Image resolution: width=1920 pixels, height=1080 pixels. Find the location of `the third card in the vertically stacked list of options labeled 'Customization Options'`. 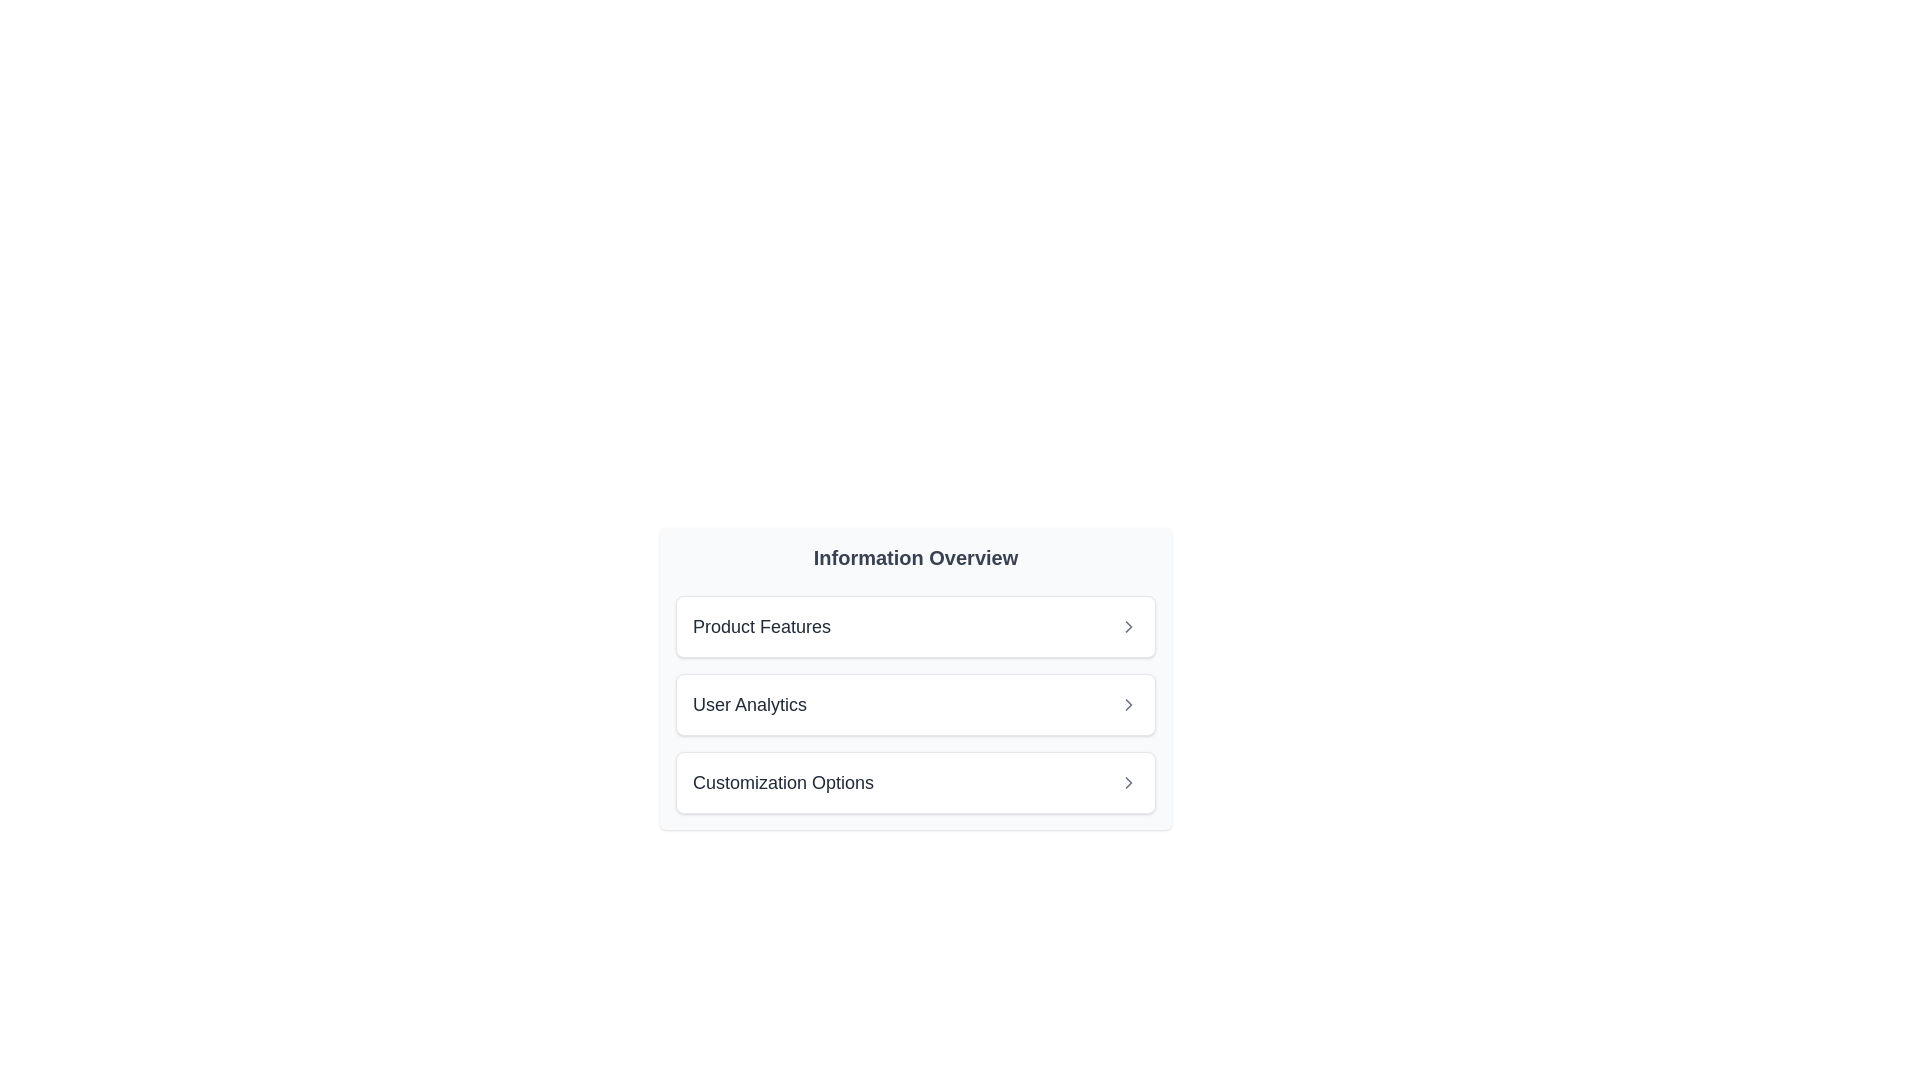

the third card in the vertically stacked list of options labeled 'Customization Options' is located at coordinates (915, 782).